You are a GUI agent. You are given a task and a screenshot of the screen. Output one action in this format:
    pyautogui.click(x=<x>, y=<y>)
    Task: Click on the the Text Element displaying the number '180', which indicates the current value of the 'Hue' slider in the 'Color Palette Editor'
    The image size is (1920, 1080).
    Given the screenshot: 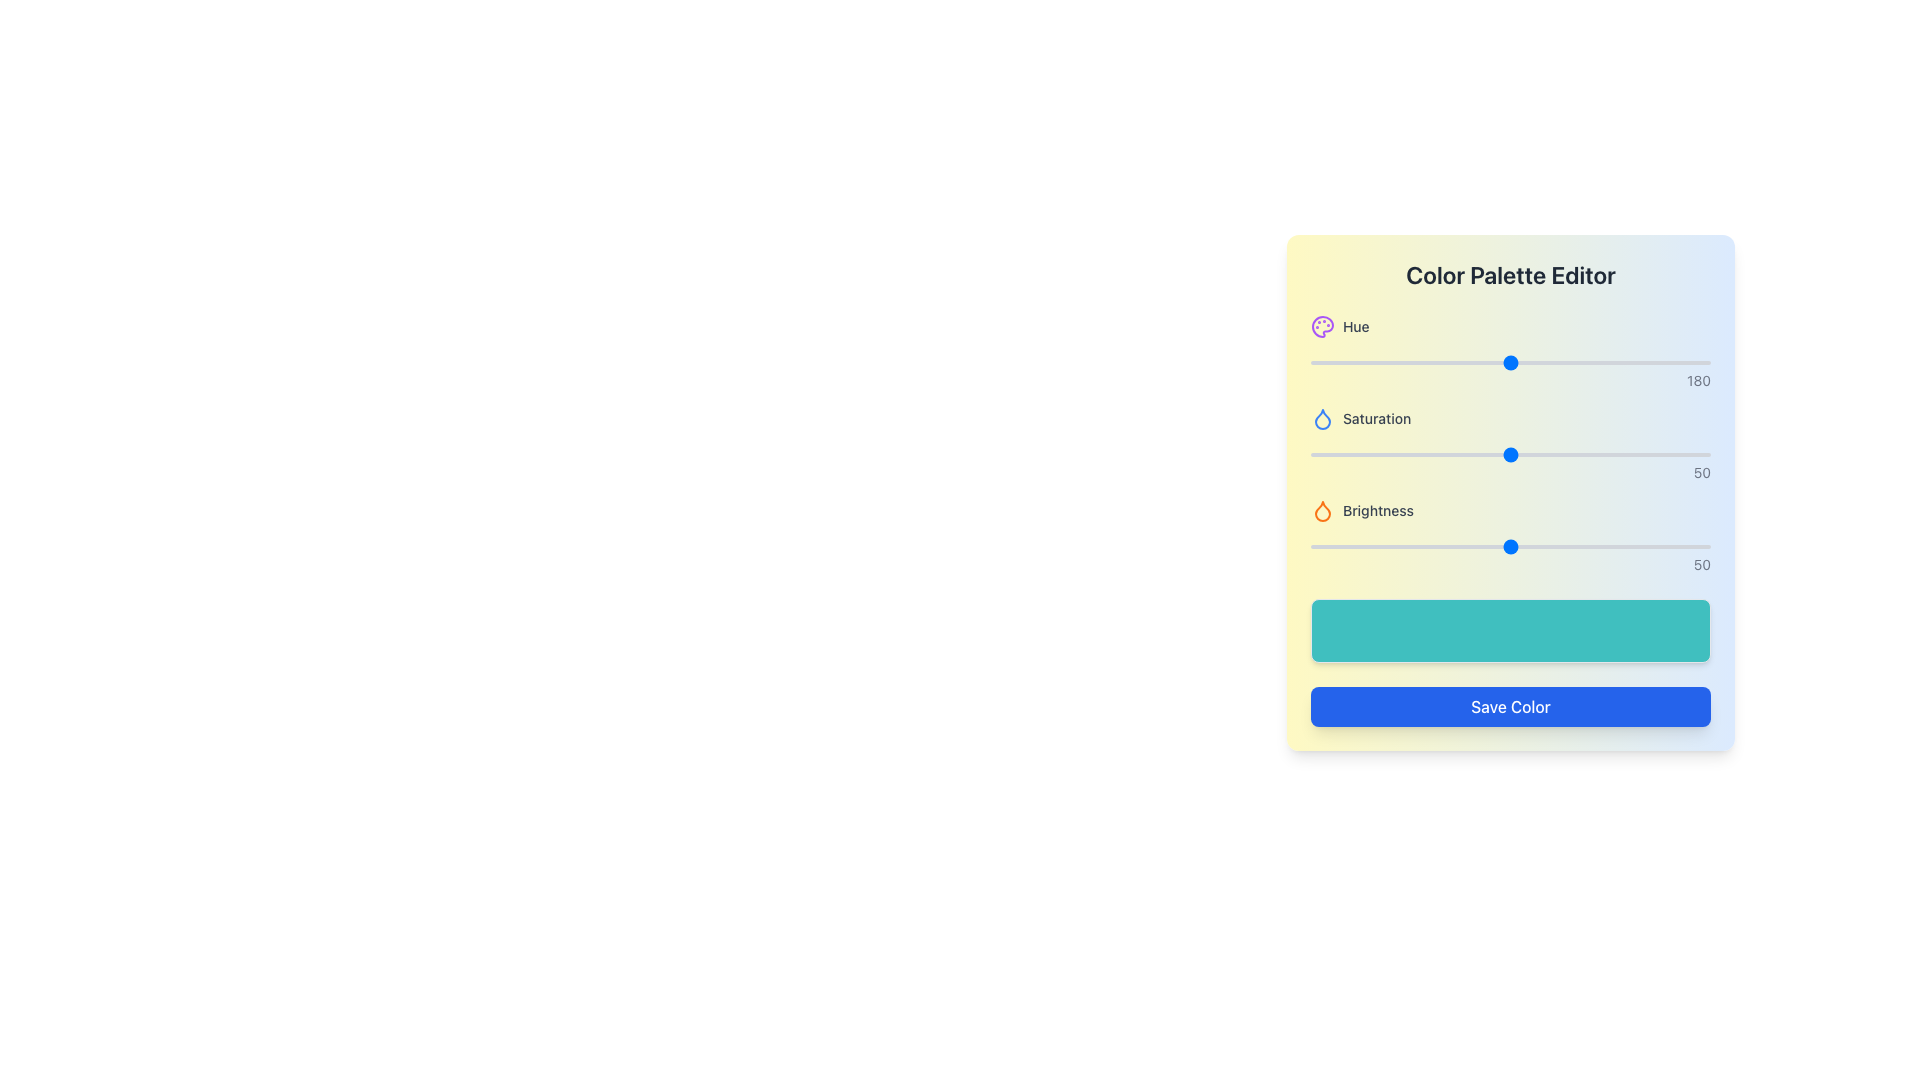 What is the action you would take?
    pyautogui.click(x=1511, y=381)
    